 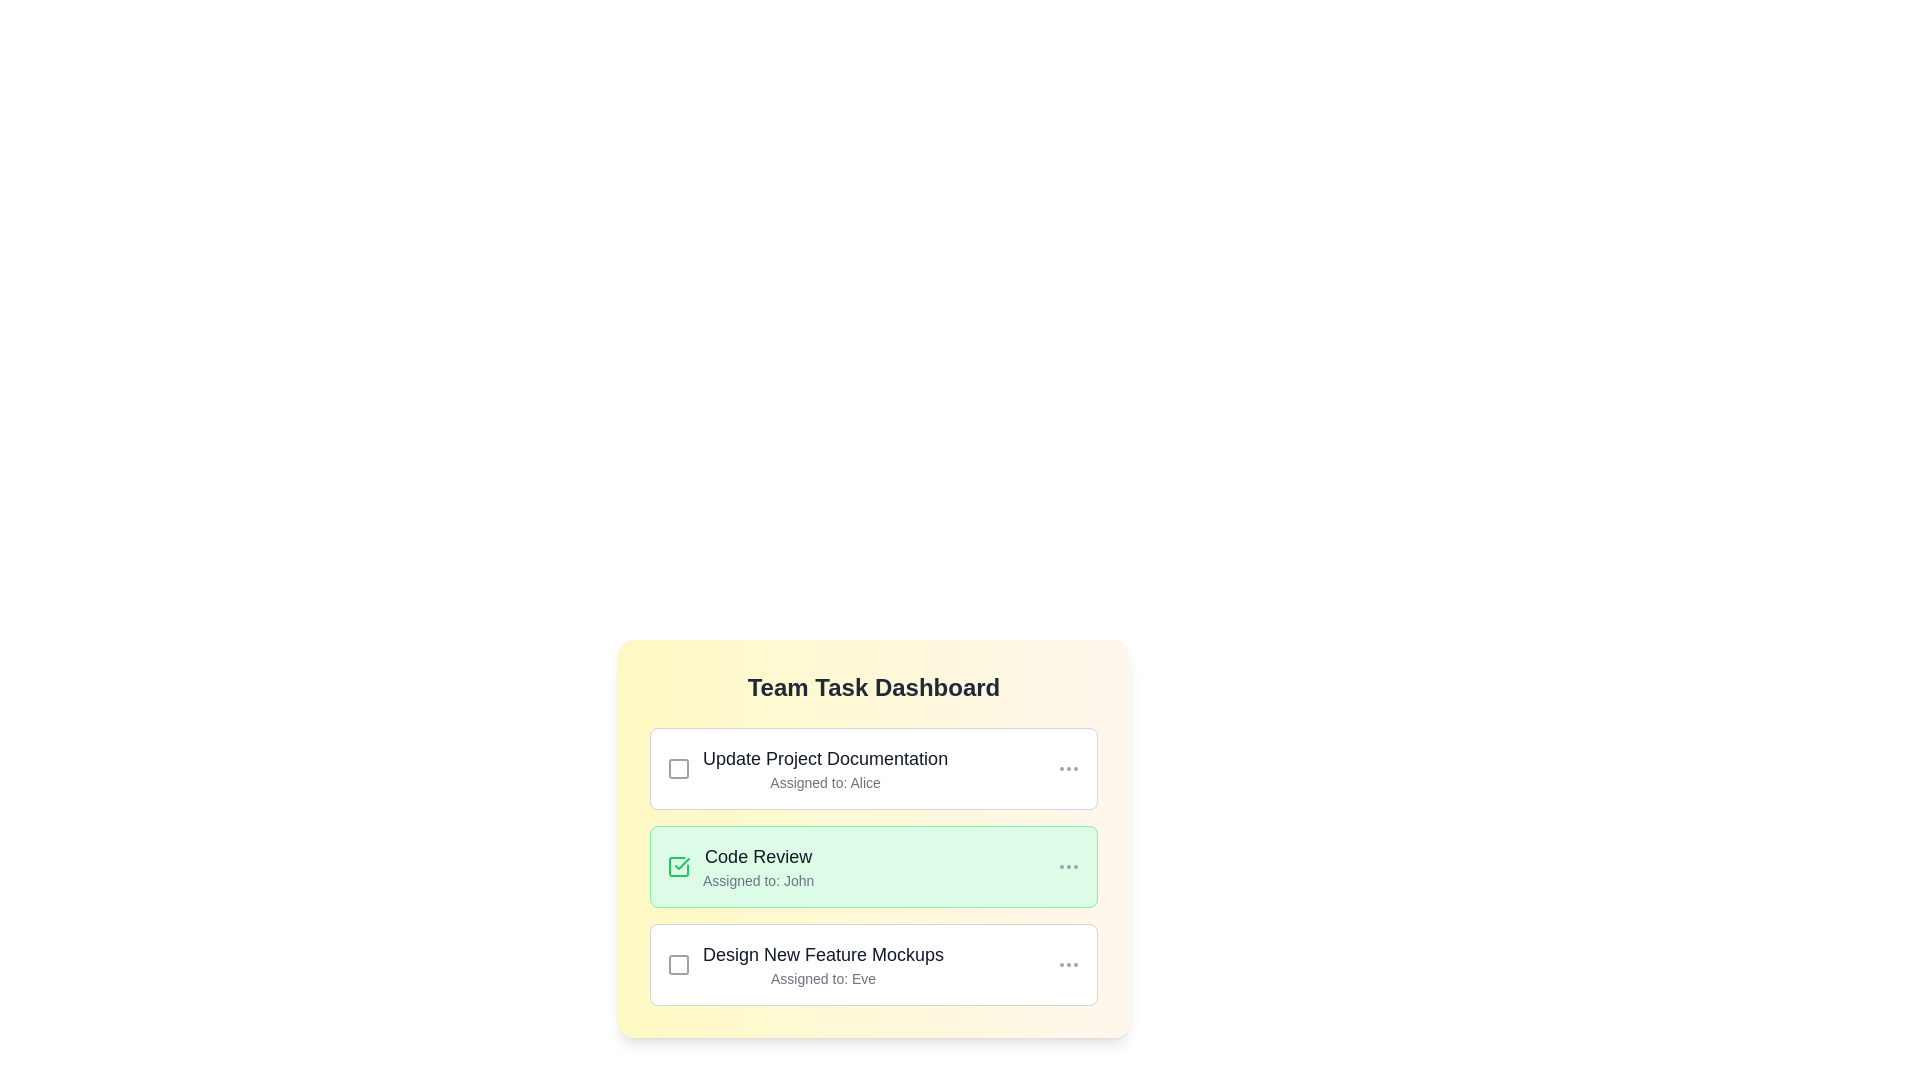 I want to click on the 'More' button for the task 'Update Project Documentation', so click(x=1068, y=767).